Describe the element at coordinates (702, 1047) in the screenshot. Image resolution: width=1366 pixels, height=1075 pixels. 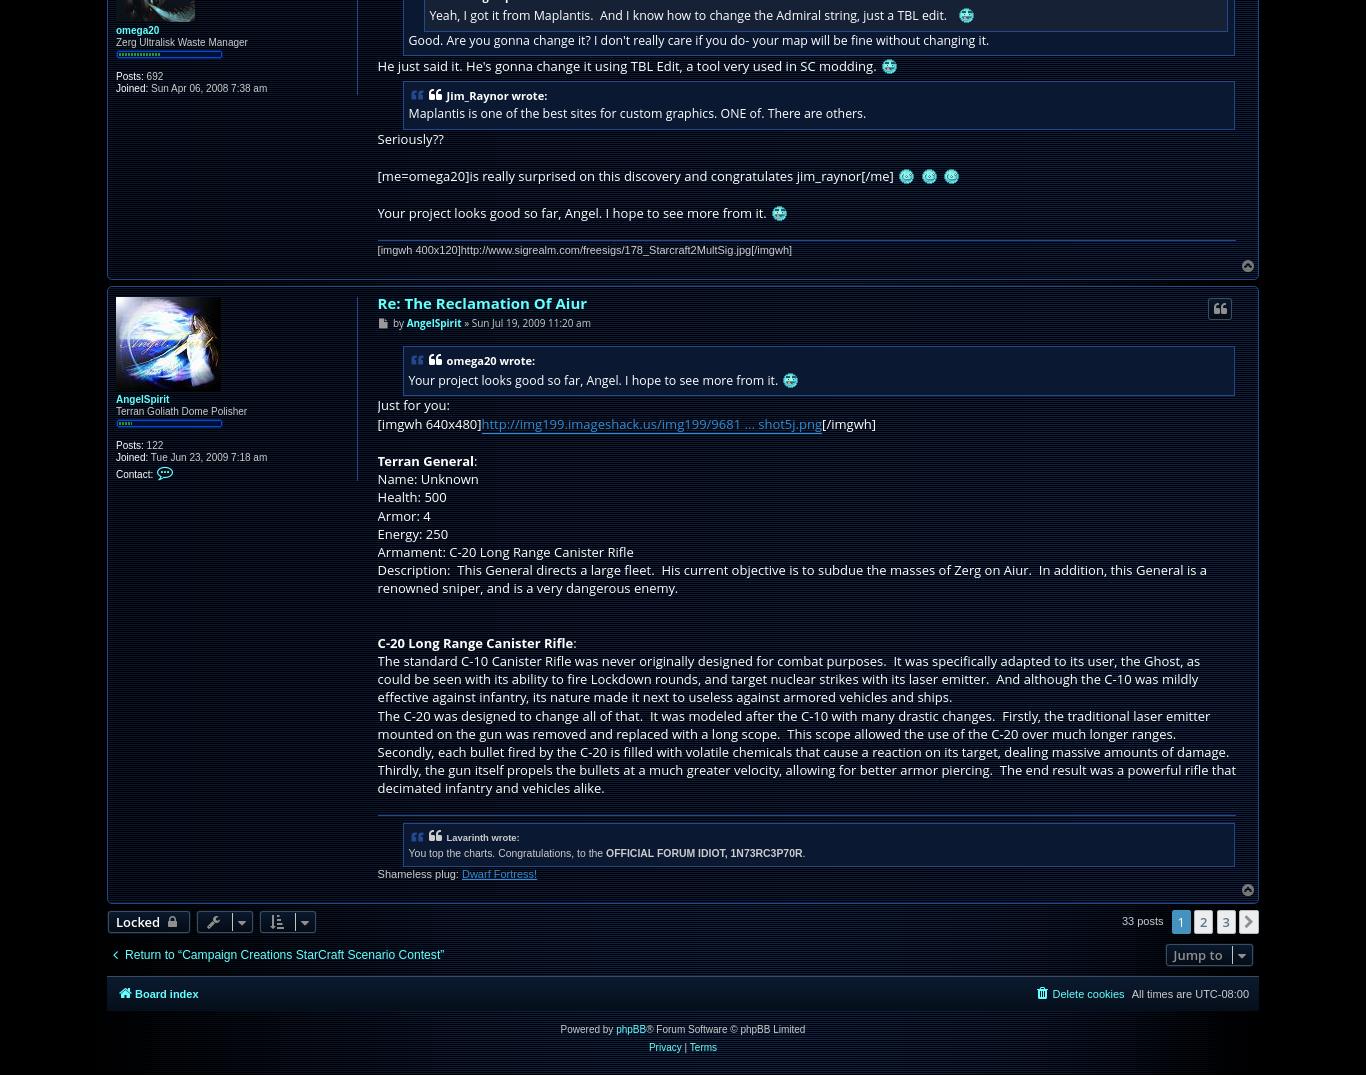
I see `'Terms'` at that location.